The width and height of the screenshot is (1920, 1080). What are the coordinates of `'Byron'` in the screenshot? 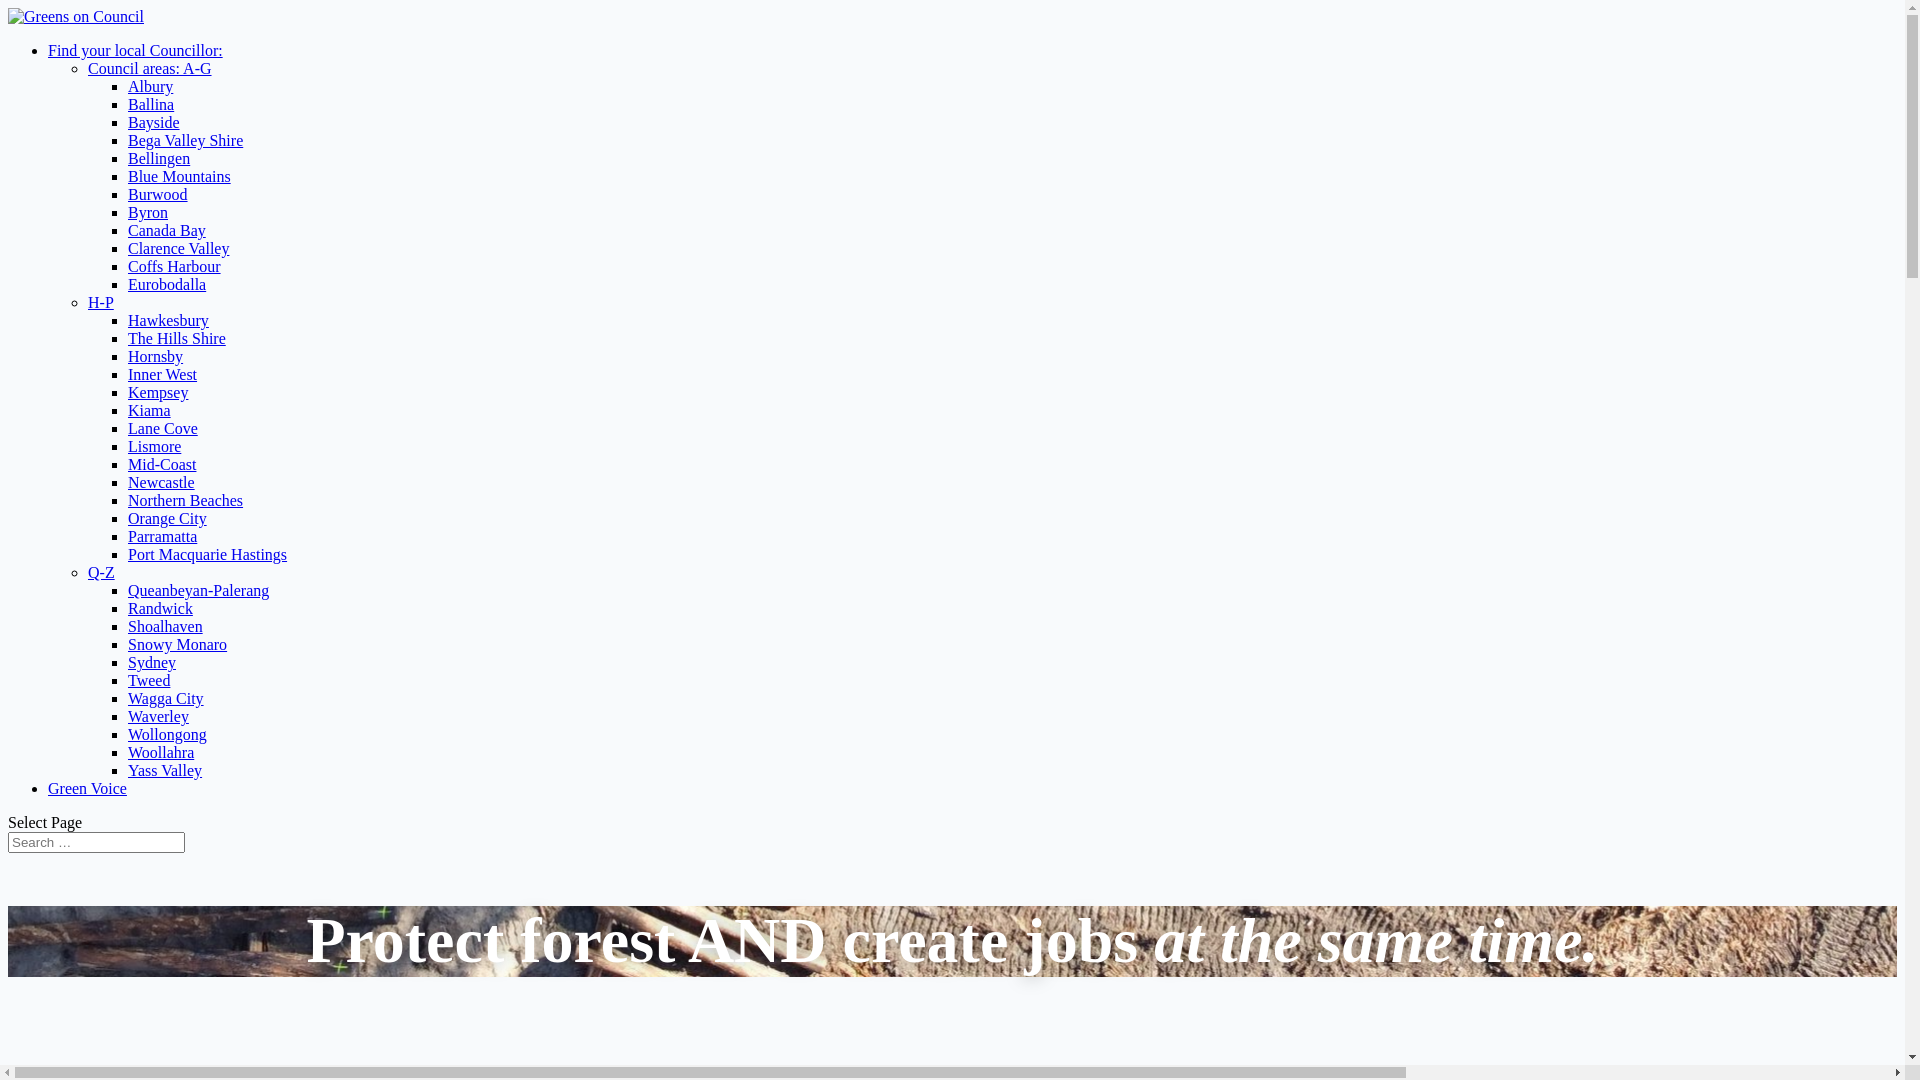 It's located at (147, 212).